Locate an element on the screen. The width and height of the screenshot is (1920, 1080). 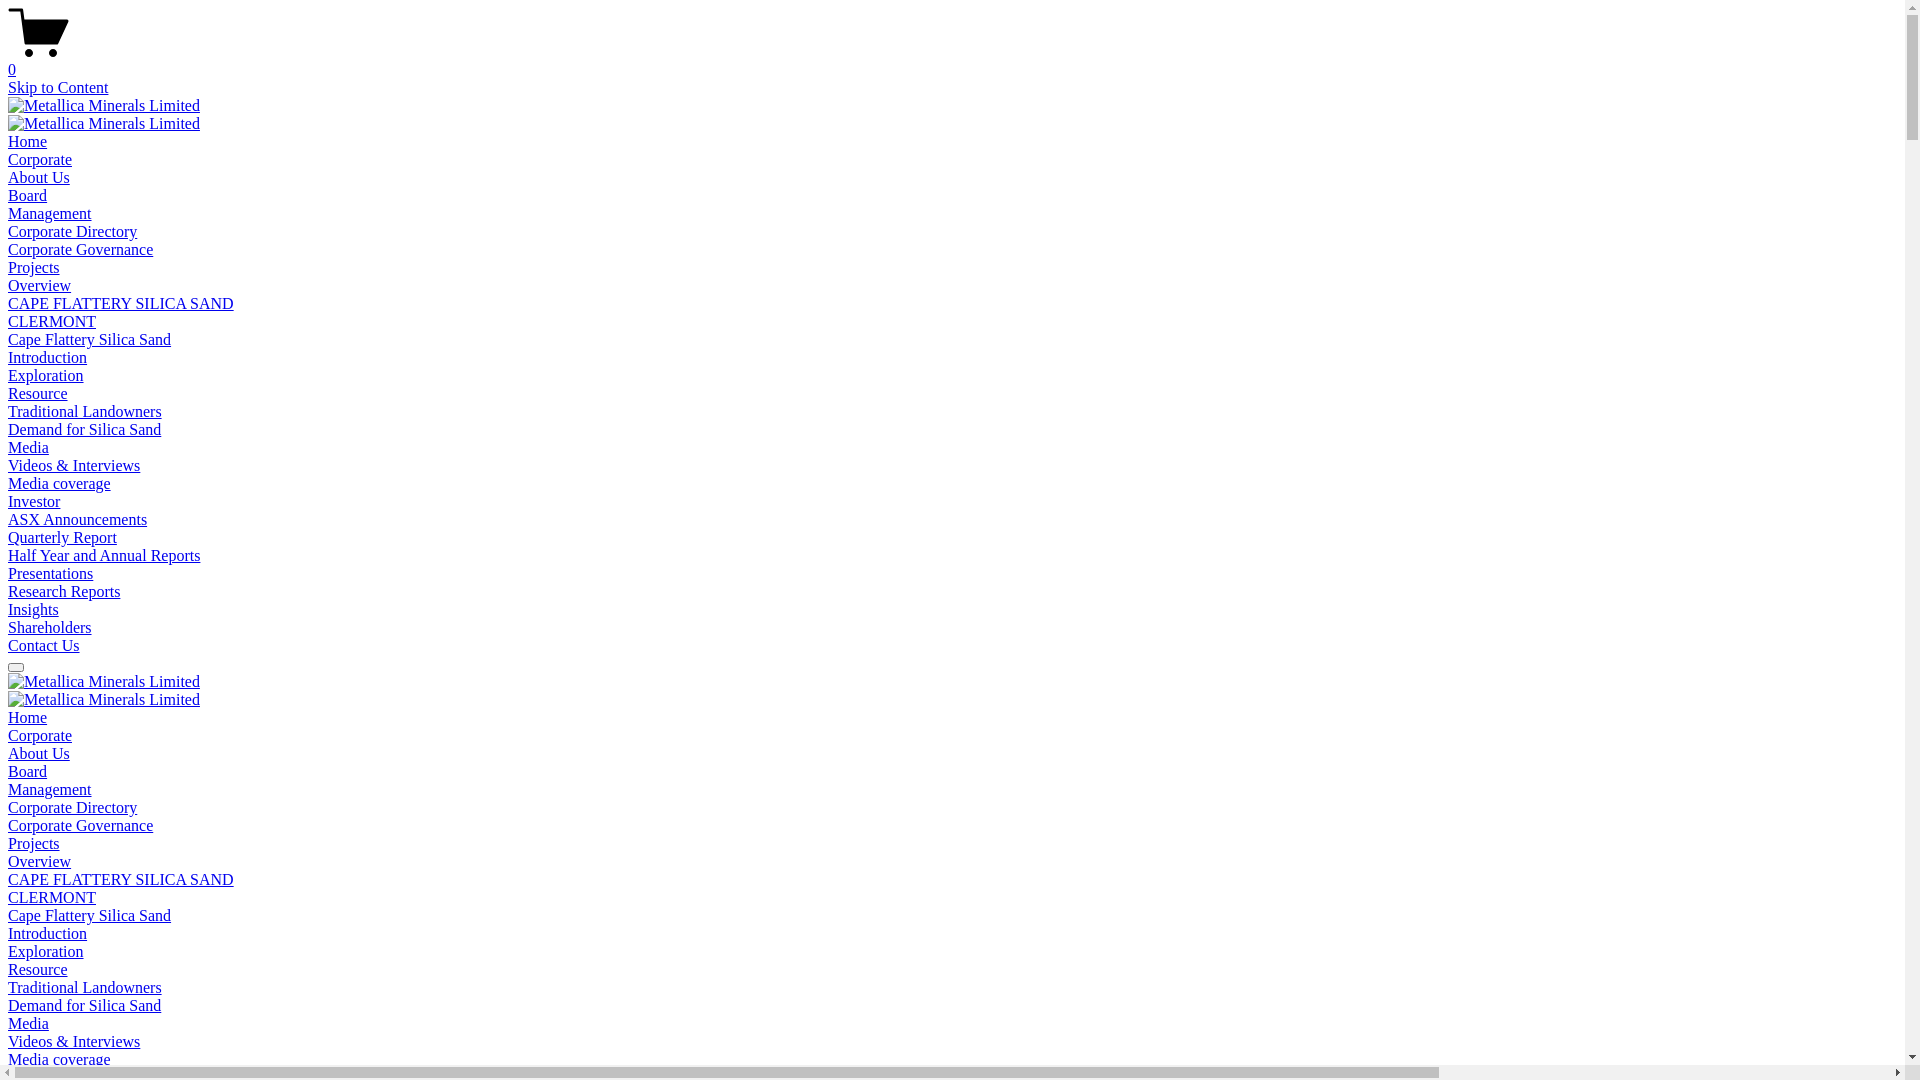
'Home' is located at coordinates (27, 716).